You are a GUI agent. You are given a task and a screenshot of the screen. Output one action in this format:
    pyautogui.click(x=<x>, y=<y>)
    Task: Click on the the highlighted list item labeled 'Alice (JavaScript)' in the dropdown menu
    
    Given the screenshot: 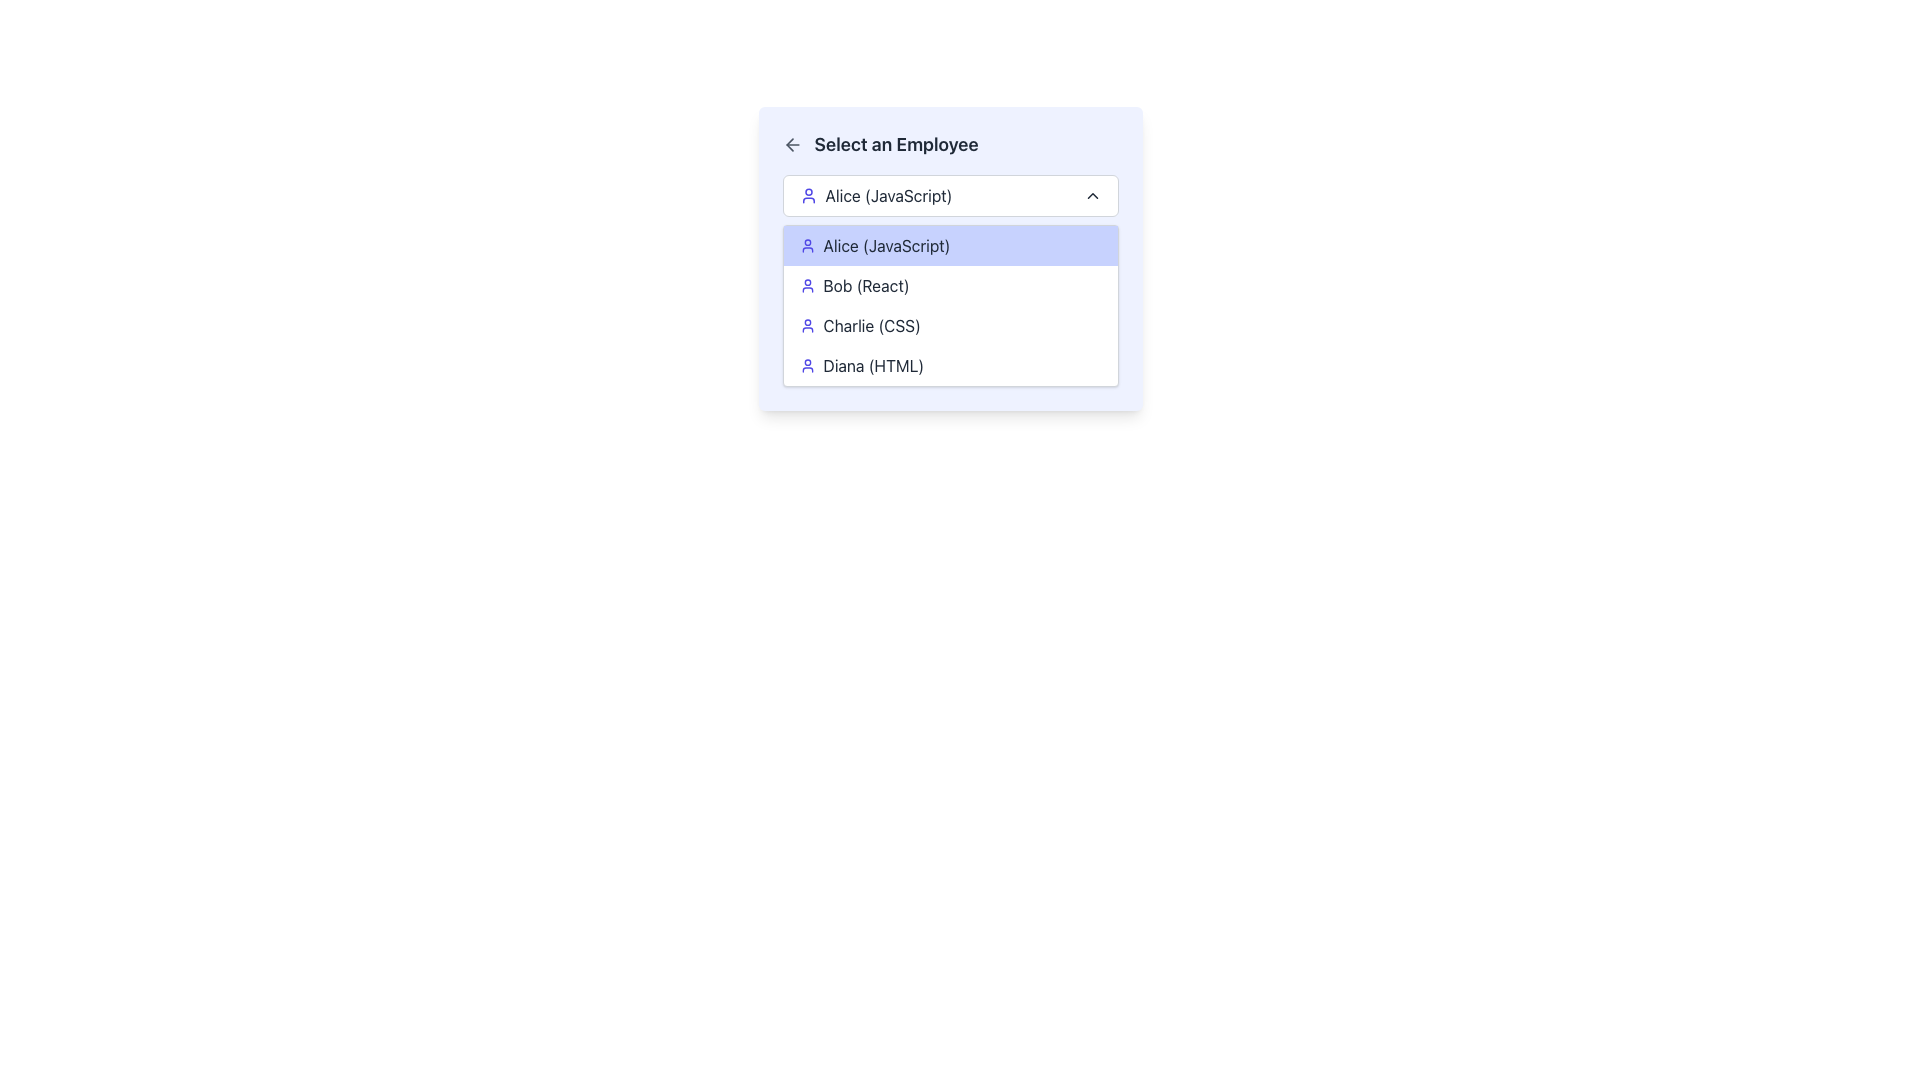 What is the action you would take?
    pyautogui.click(x=949, y=257)
    